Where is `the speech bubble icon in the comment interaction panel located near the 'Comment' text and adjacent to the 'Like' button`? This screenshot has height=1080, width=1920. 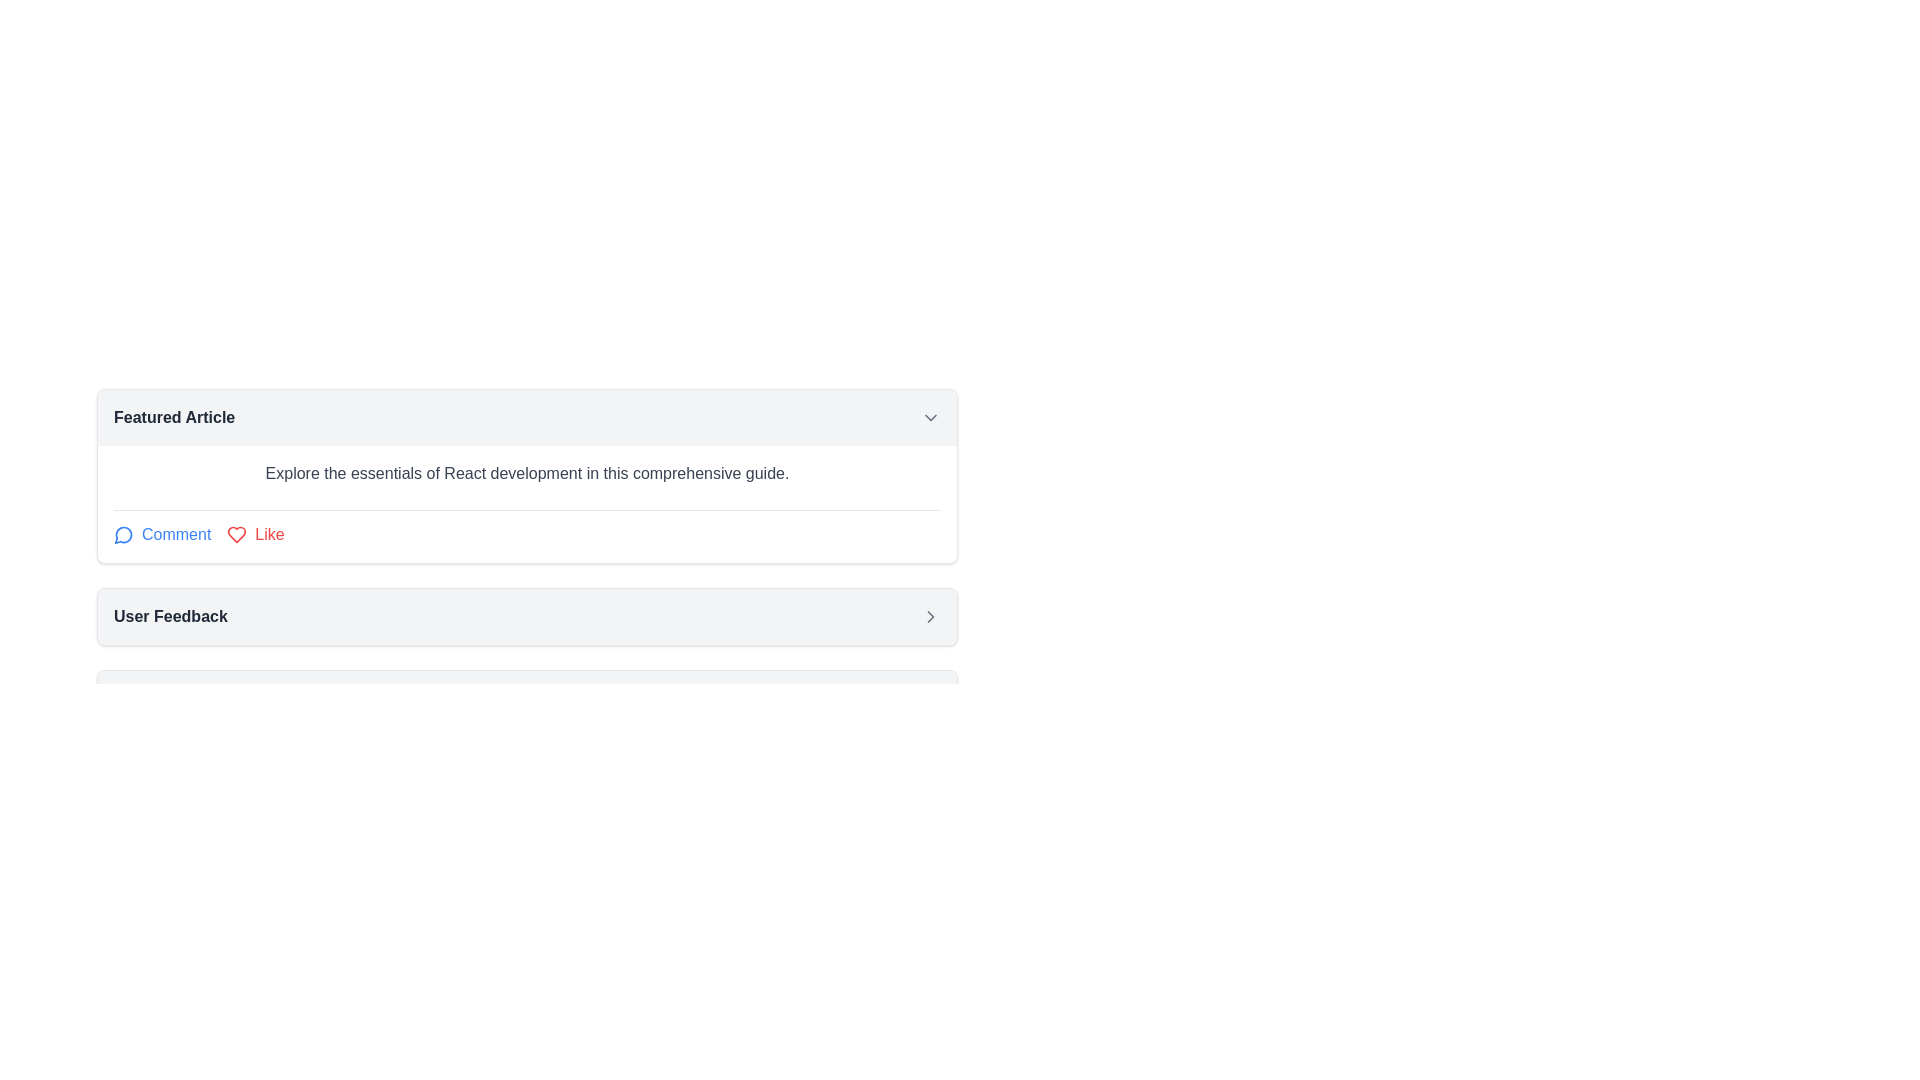 the speech bubble icon in the comment interaction panel located near the 'Comment' text and adjacent to the 'Like' button is located at coordinates (122, 534).